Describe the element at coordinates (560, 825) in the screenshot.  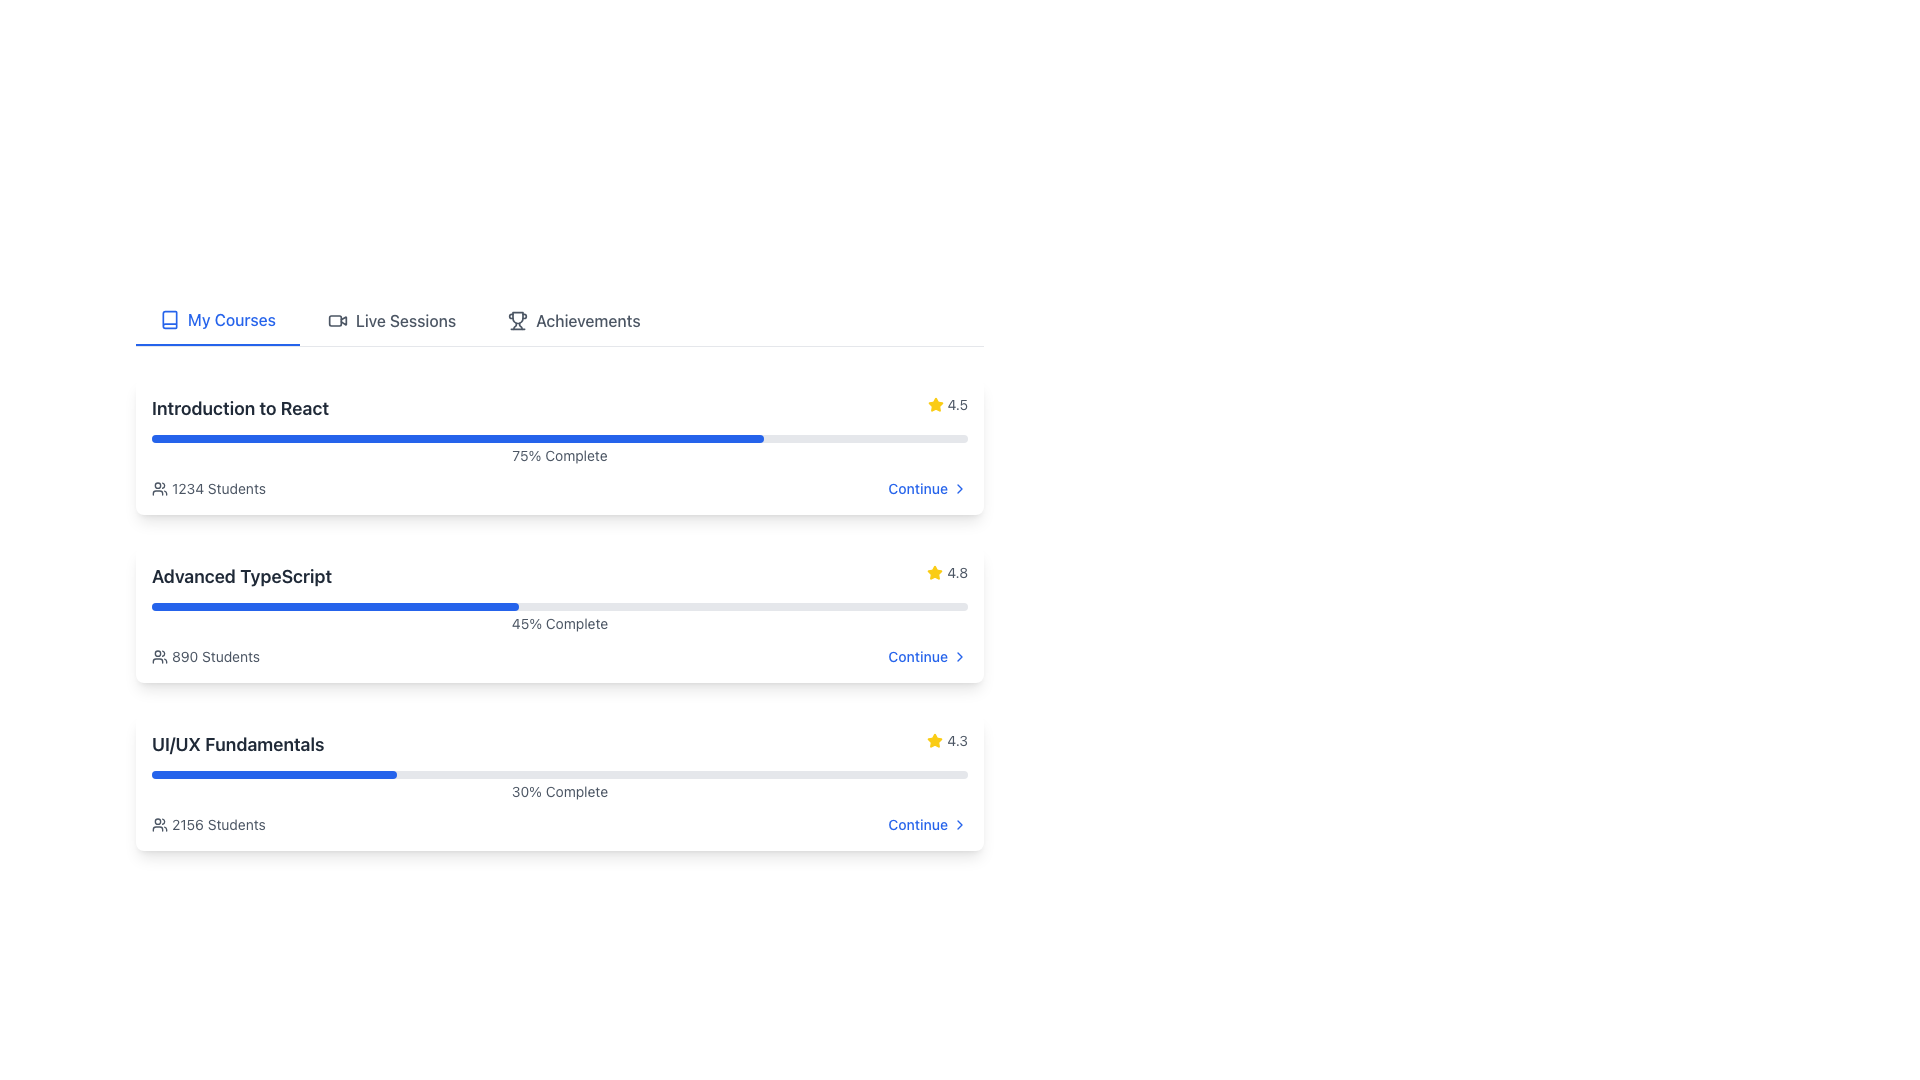
I see `student count information from the Composite component displaying '2156 Students' and the link 'Continue' located below the progress bar in the course card for 'UI/UX Fundamentals'` at that location.